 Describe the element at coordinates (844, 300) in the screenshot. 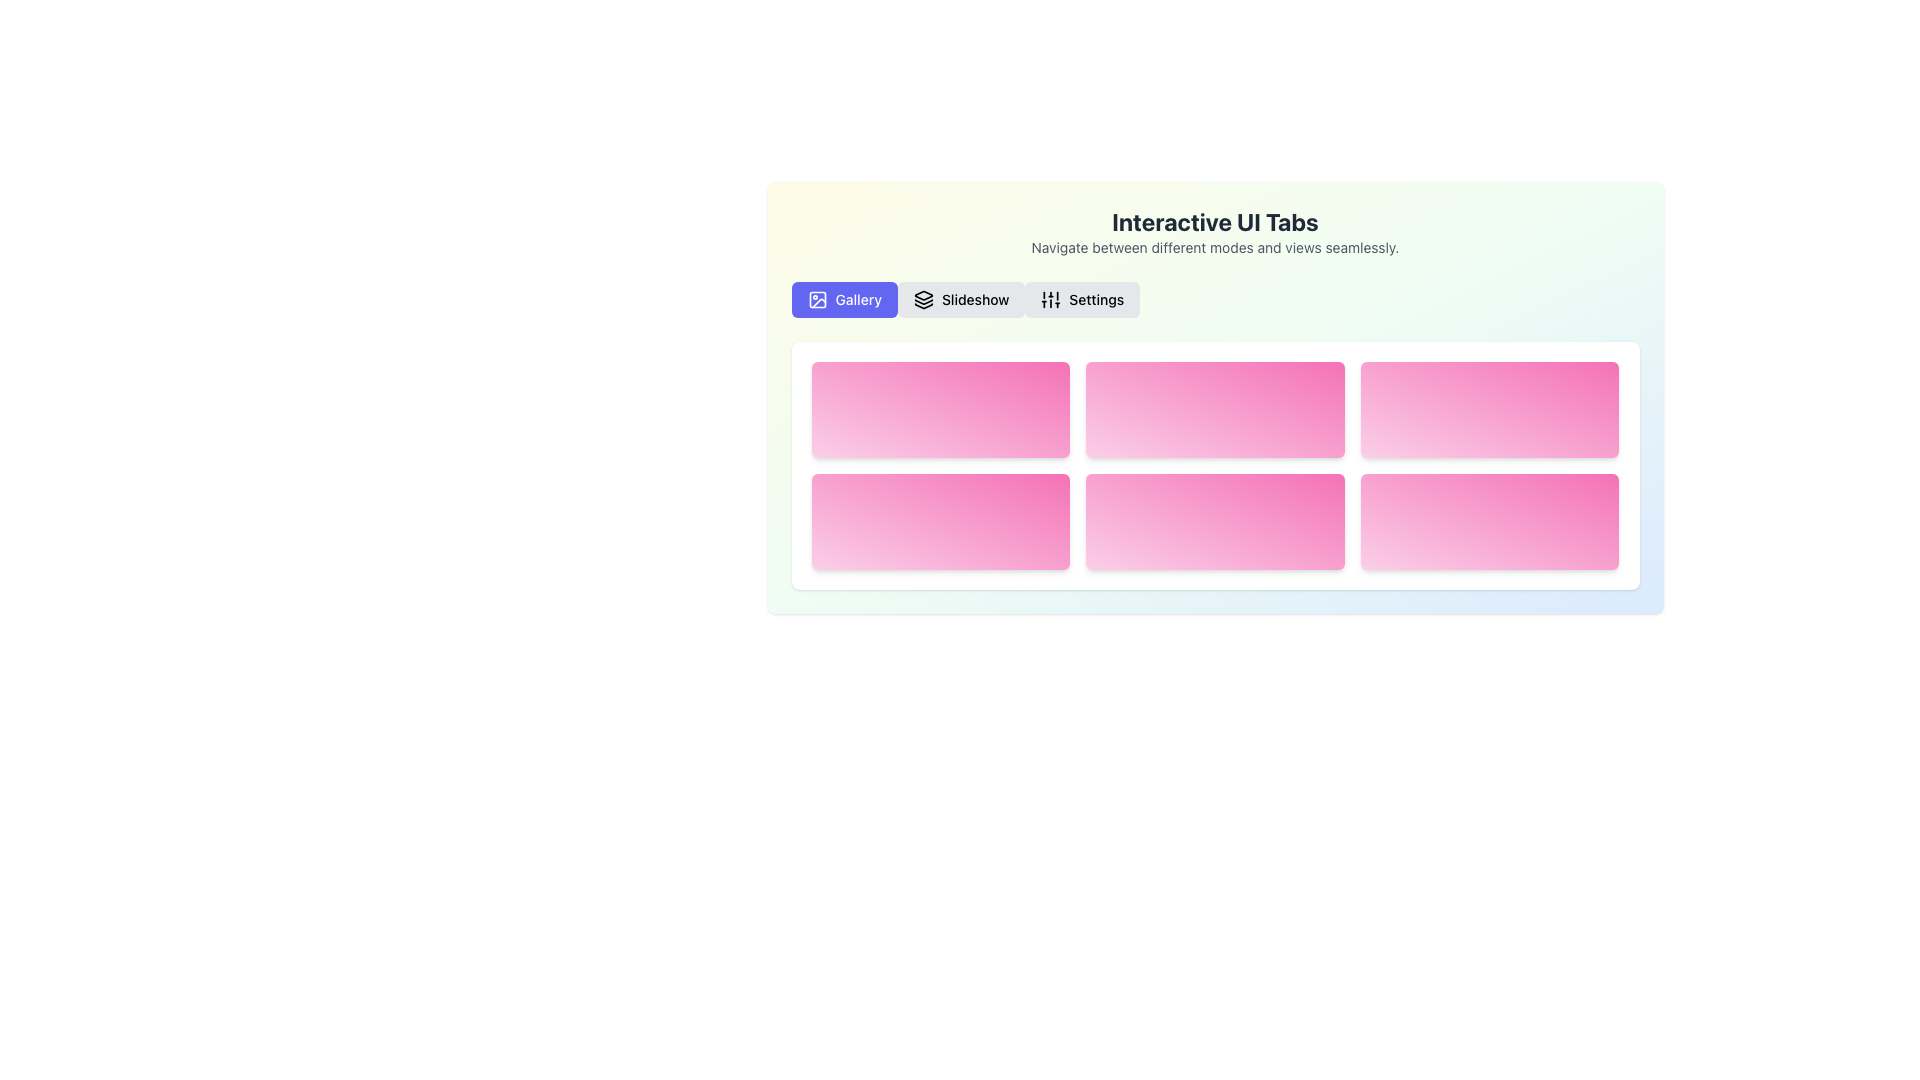

I see `the 'Gallery' button, which has a purple background, a white picture frame icon, and is the first tab in the navigation bar below the header 'Interactive UI Tabs'` at that location.